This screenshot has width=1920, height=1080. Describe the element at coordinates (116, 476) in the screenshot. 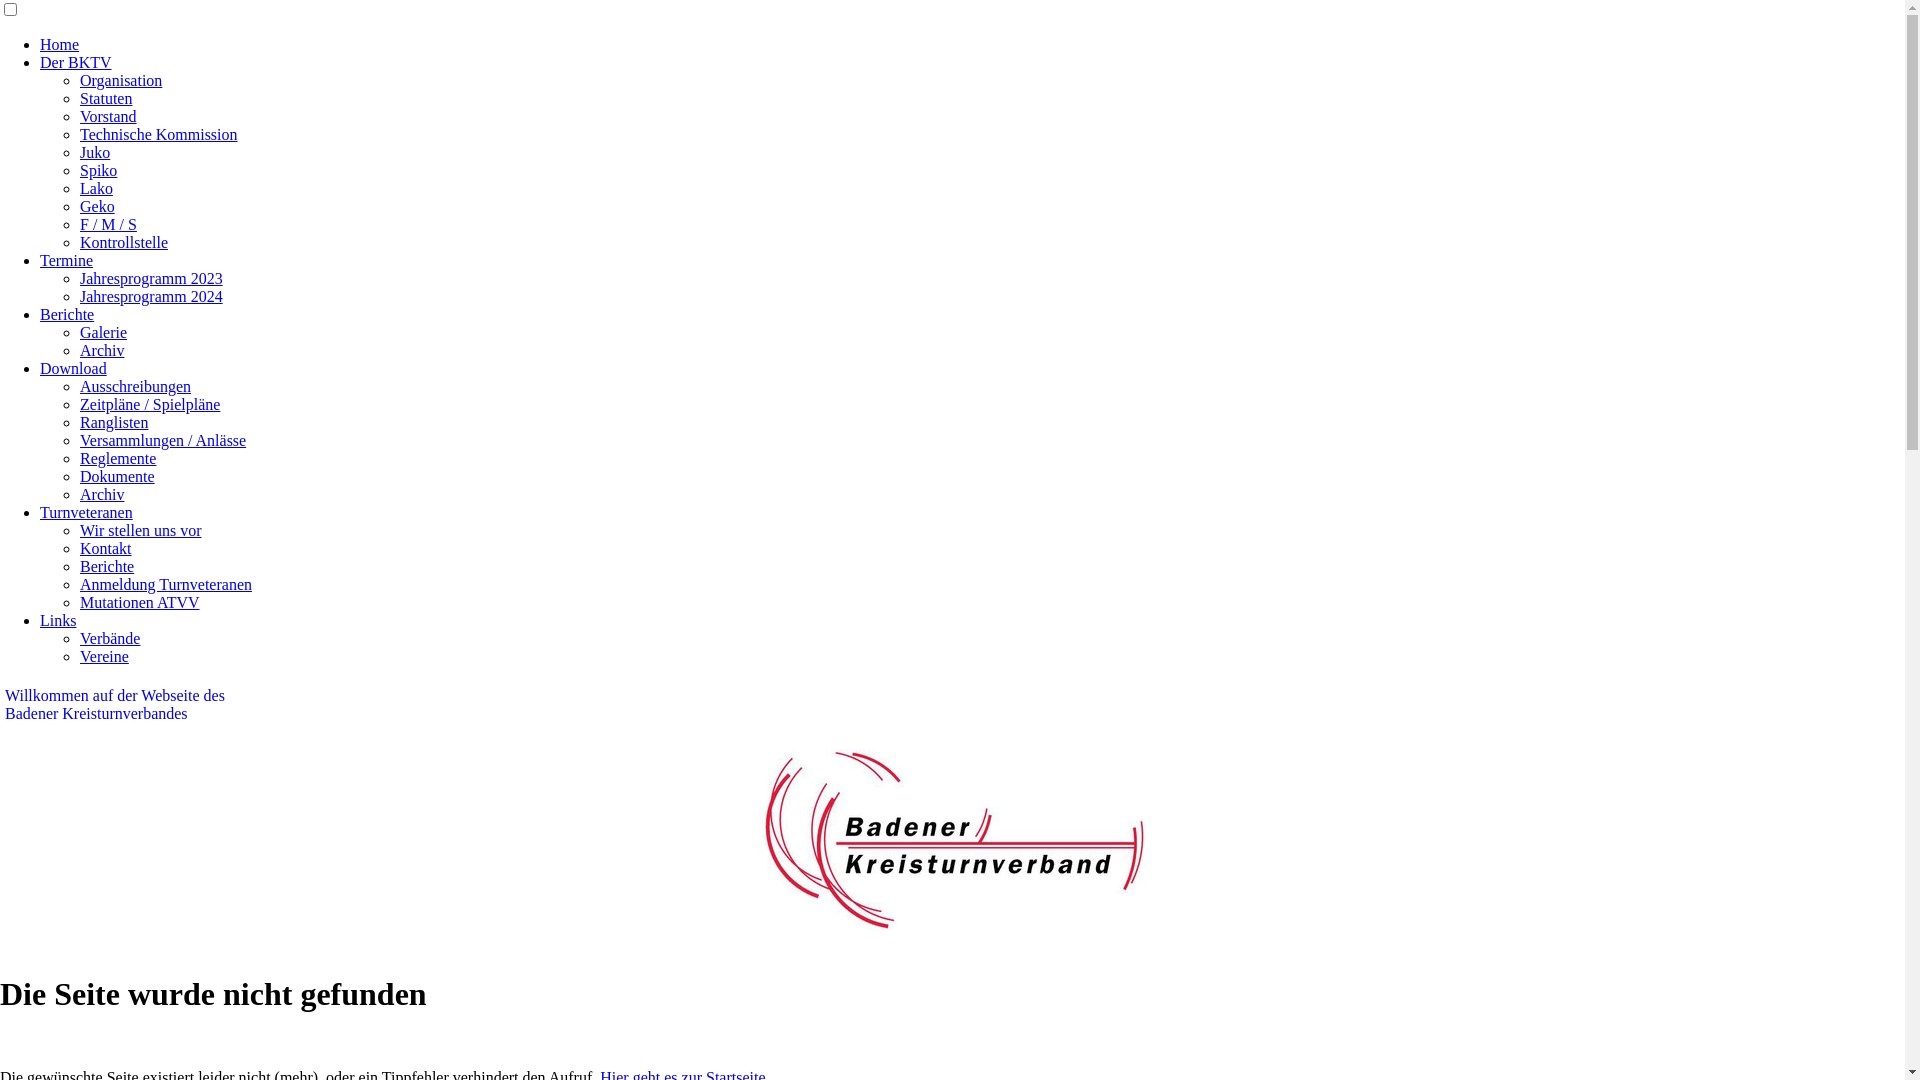

I see `'Dokumente'` at that location.